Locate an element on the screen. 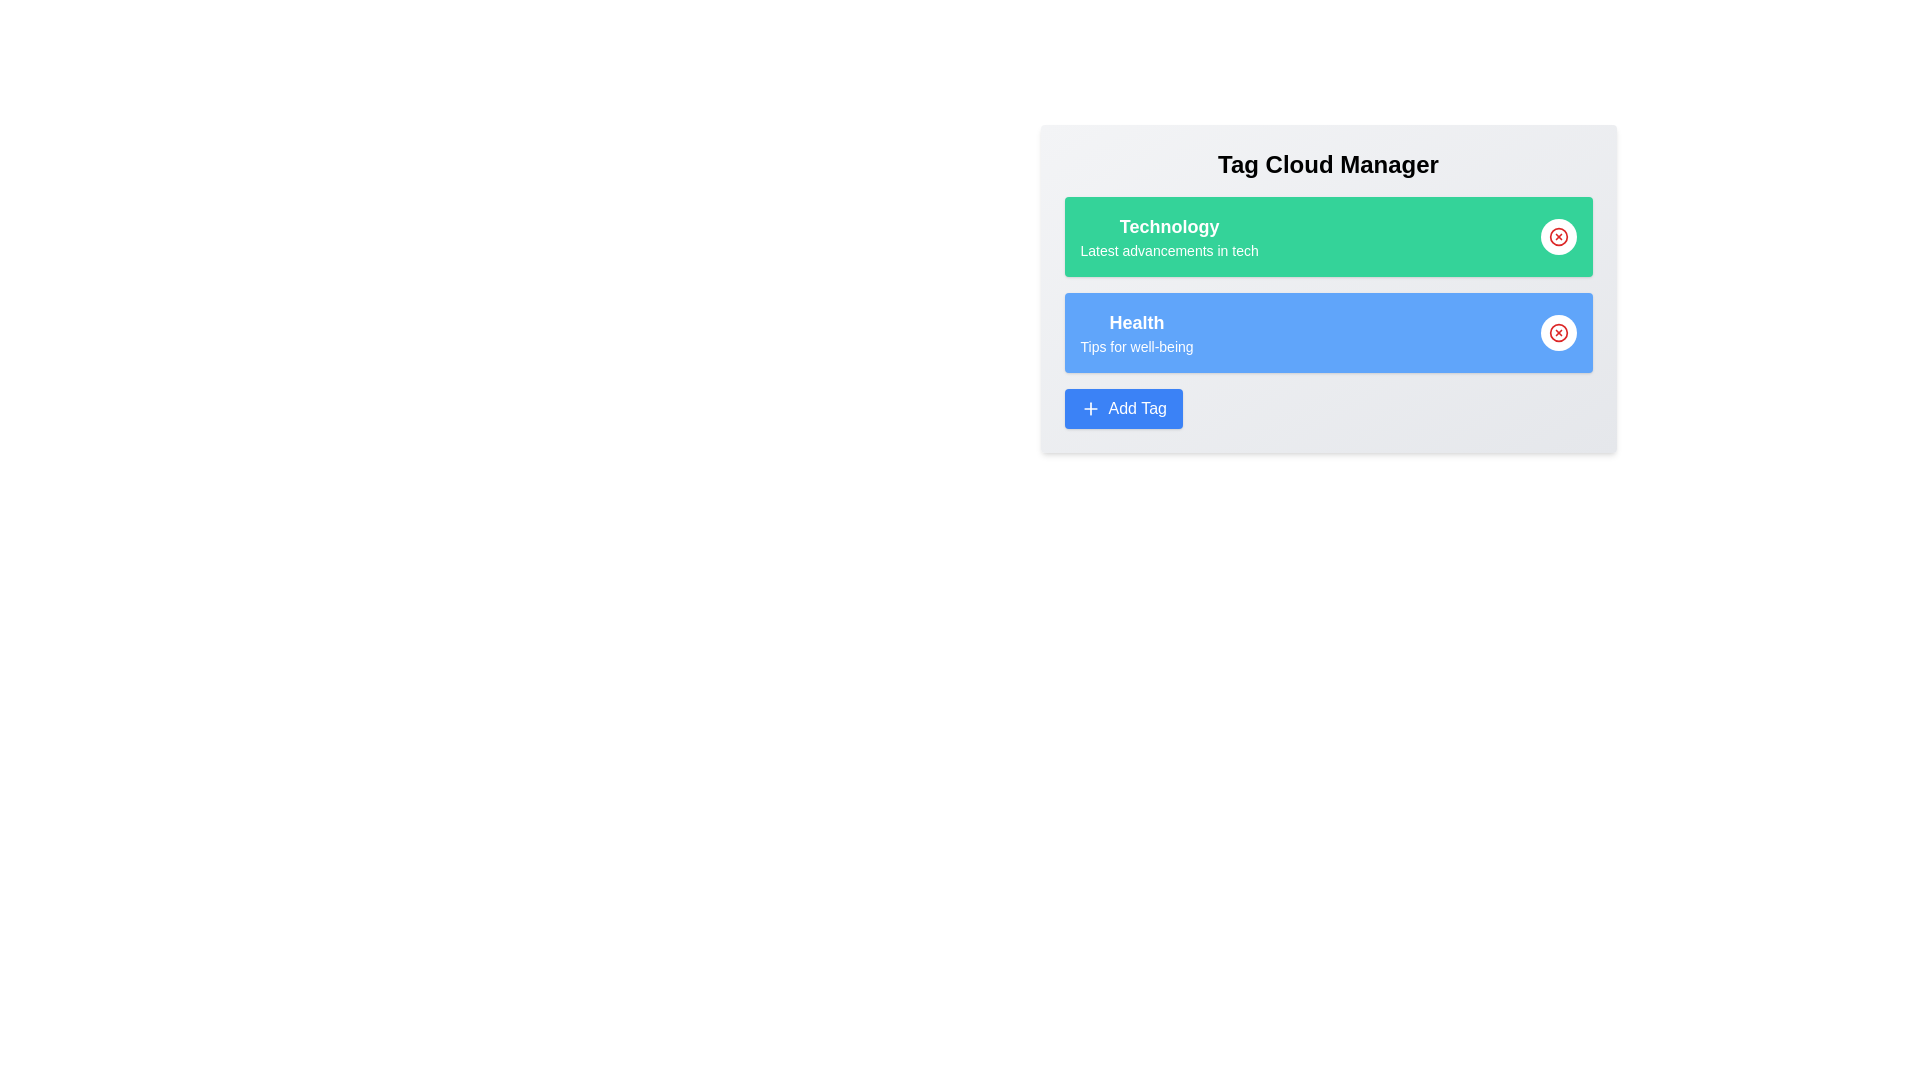 The height and width of the screenshot is (1080, 1920). 'Remove Tag' button for the tag Technology is located at coordinates (1557, 235).